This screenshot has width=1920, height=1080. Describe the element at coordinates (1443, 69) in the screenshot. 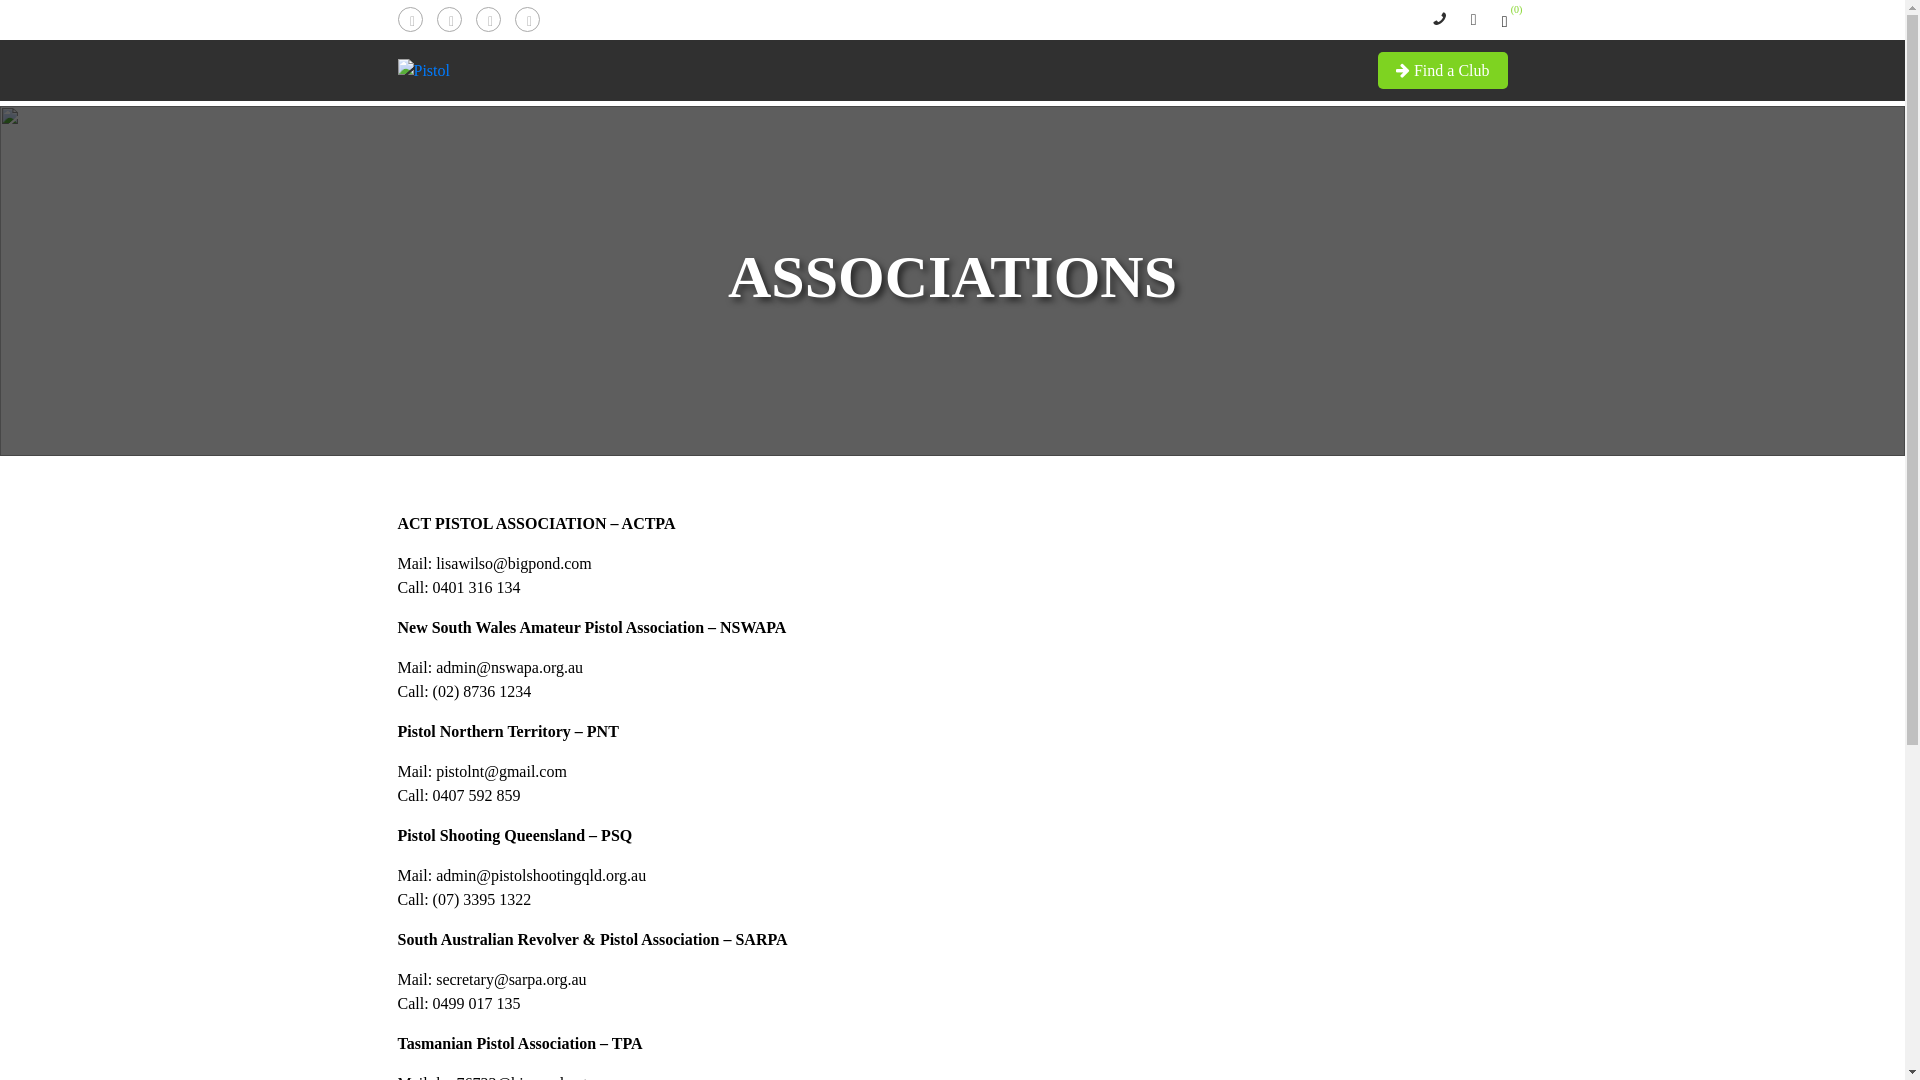

I see `'Find a Club'` at that location.